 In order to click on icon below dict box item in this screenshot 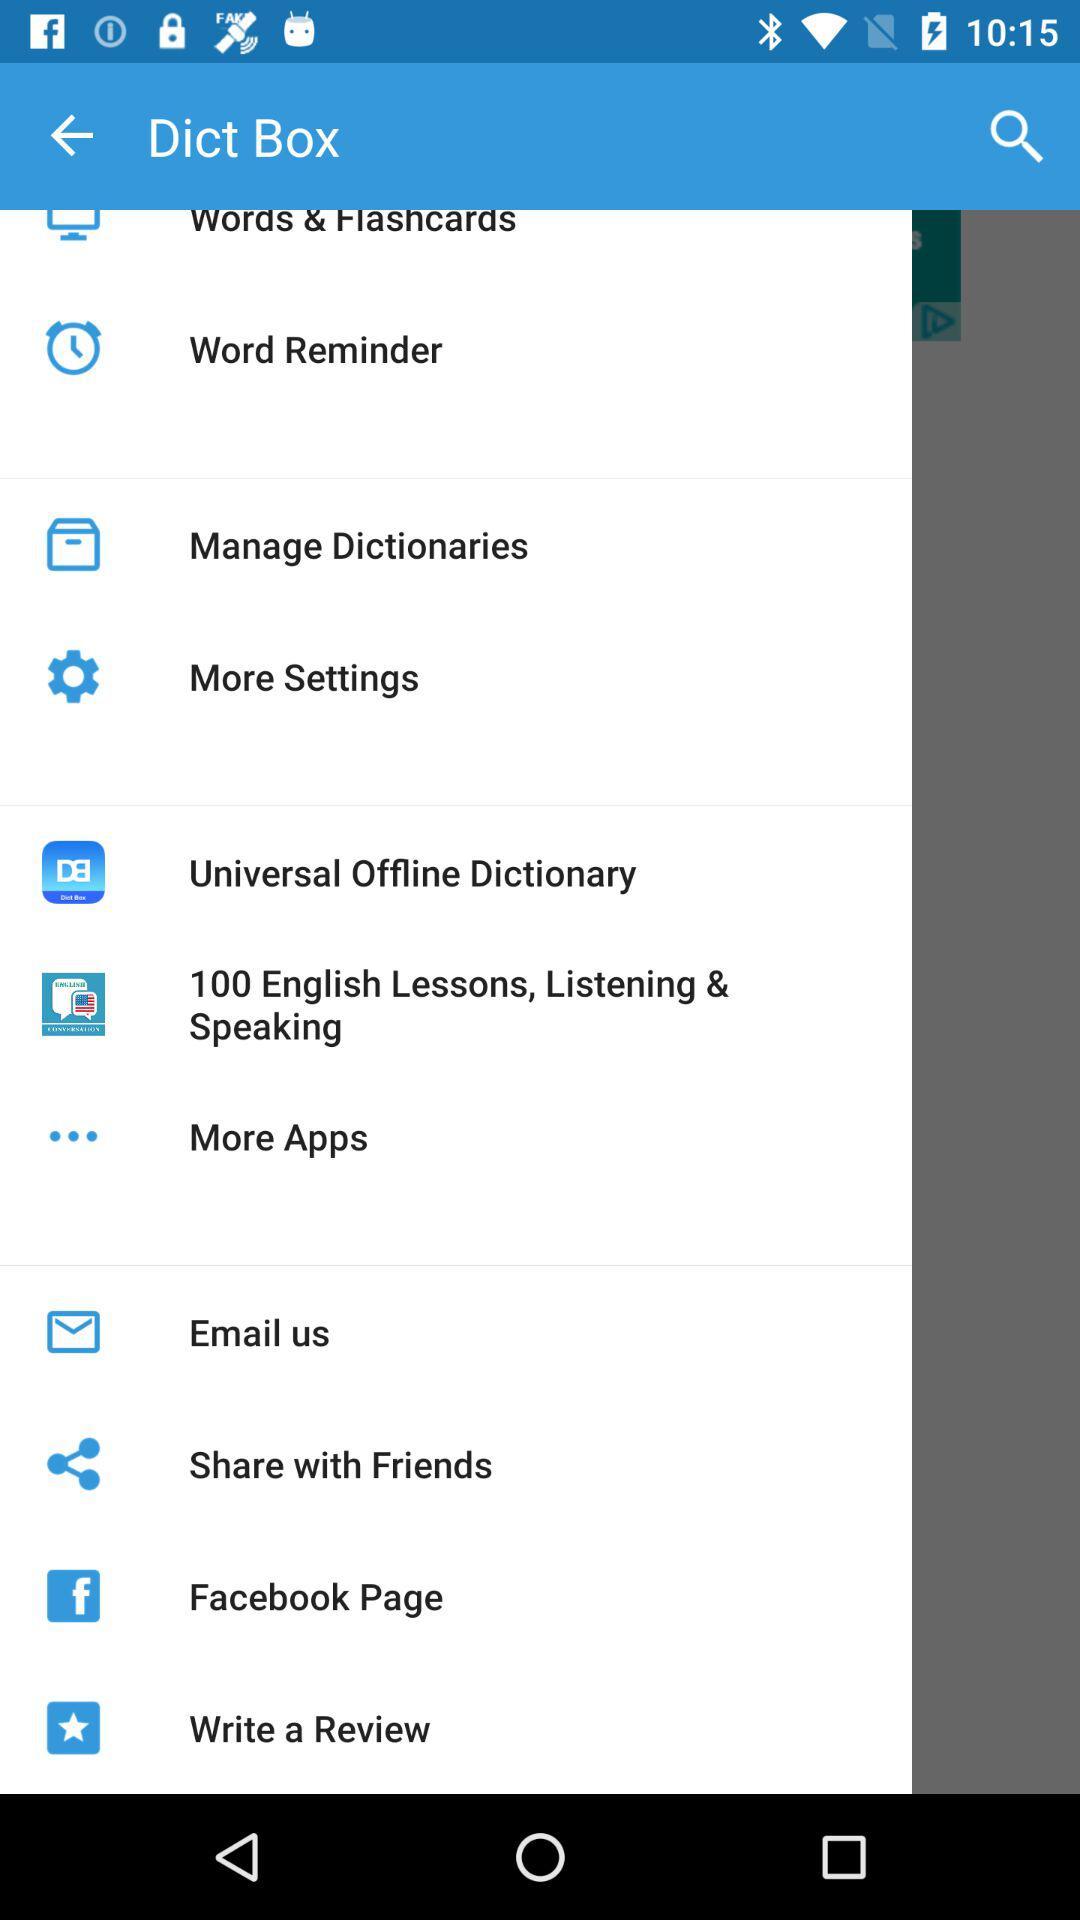, I will do `click(351, 239)`.